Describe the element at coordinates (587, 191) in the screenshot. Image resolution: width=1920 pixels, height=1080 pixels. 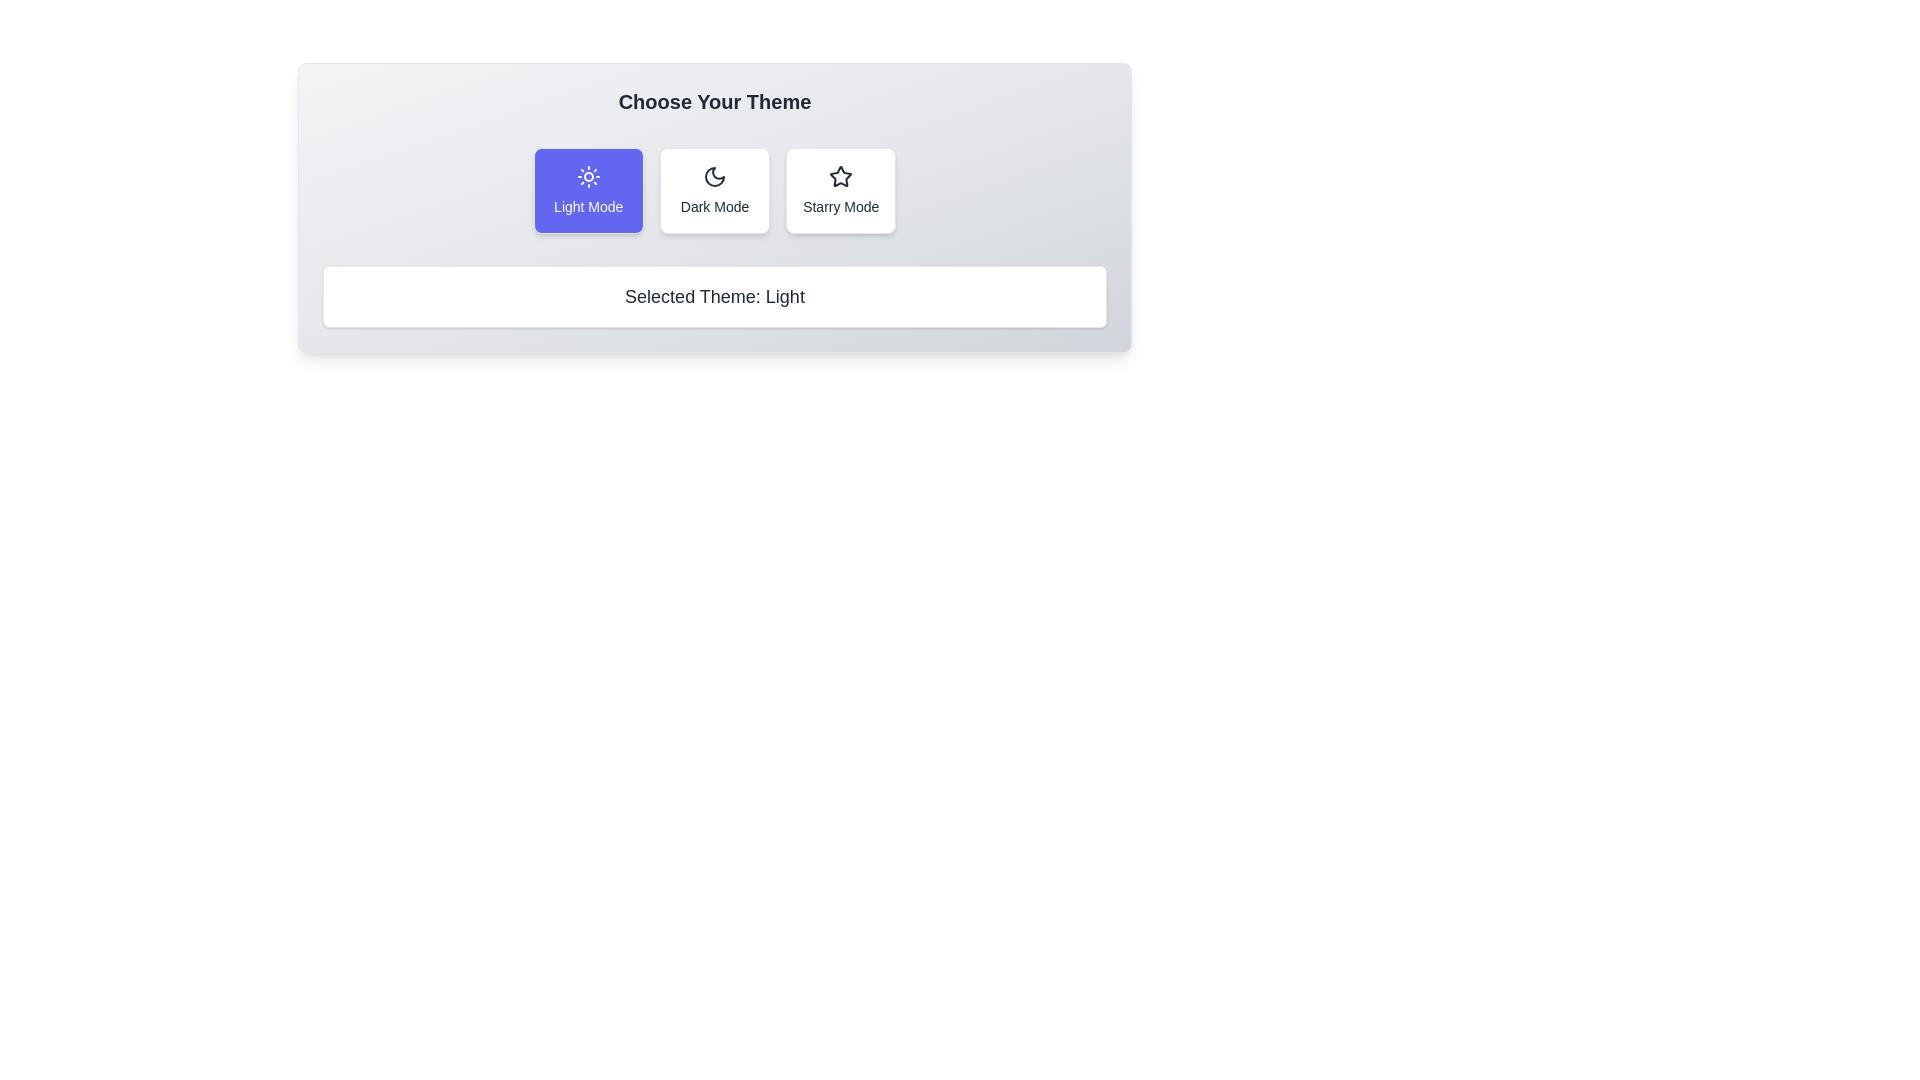
I see `the theme Light Mode by clicking the corresponding button` at that location.